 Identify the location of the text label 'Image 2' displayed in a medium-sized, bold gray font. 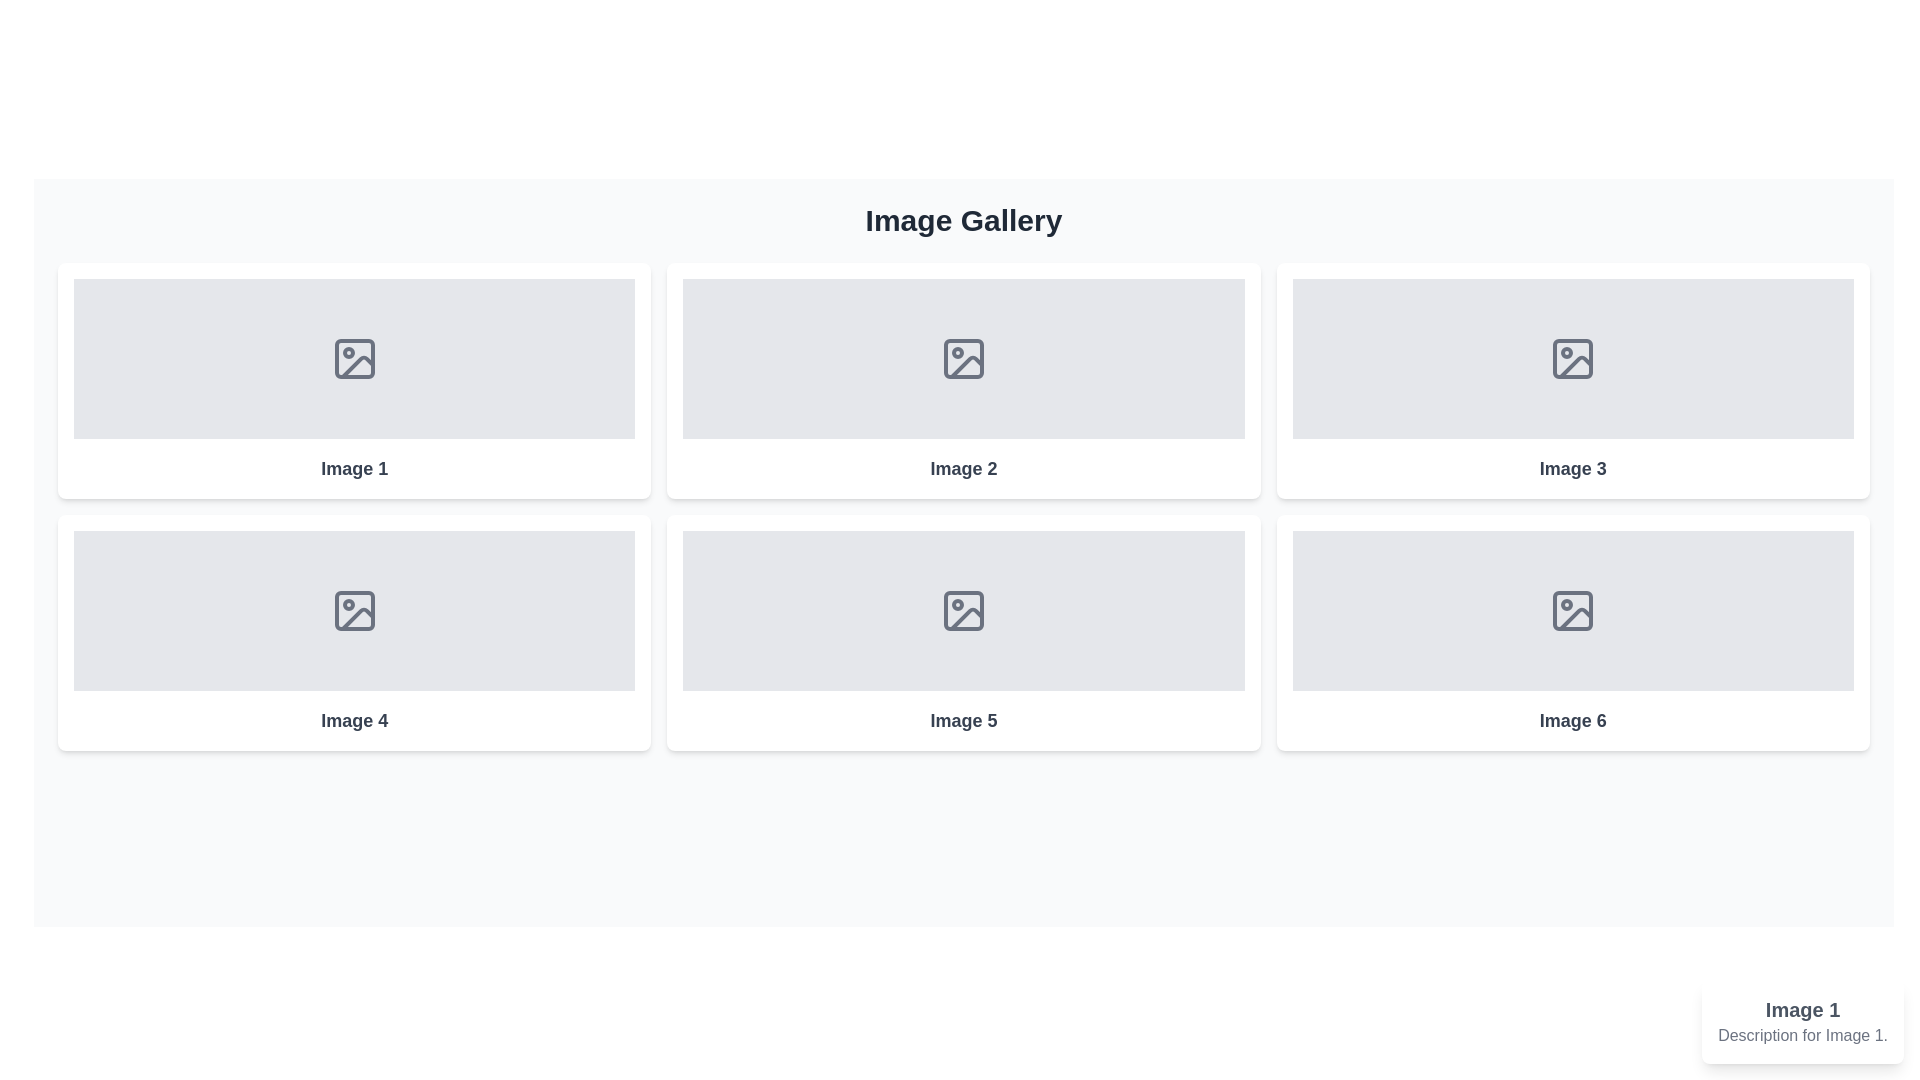
(964, 469).